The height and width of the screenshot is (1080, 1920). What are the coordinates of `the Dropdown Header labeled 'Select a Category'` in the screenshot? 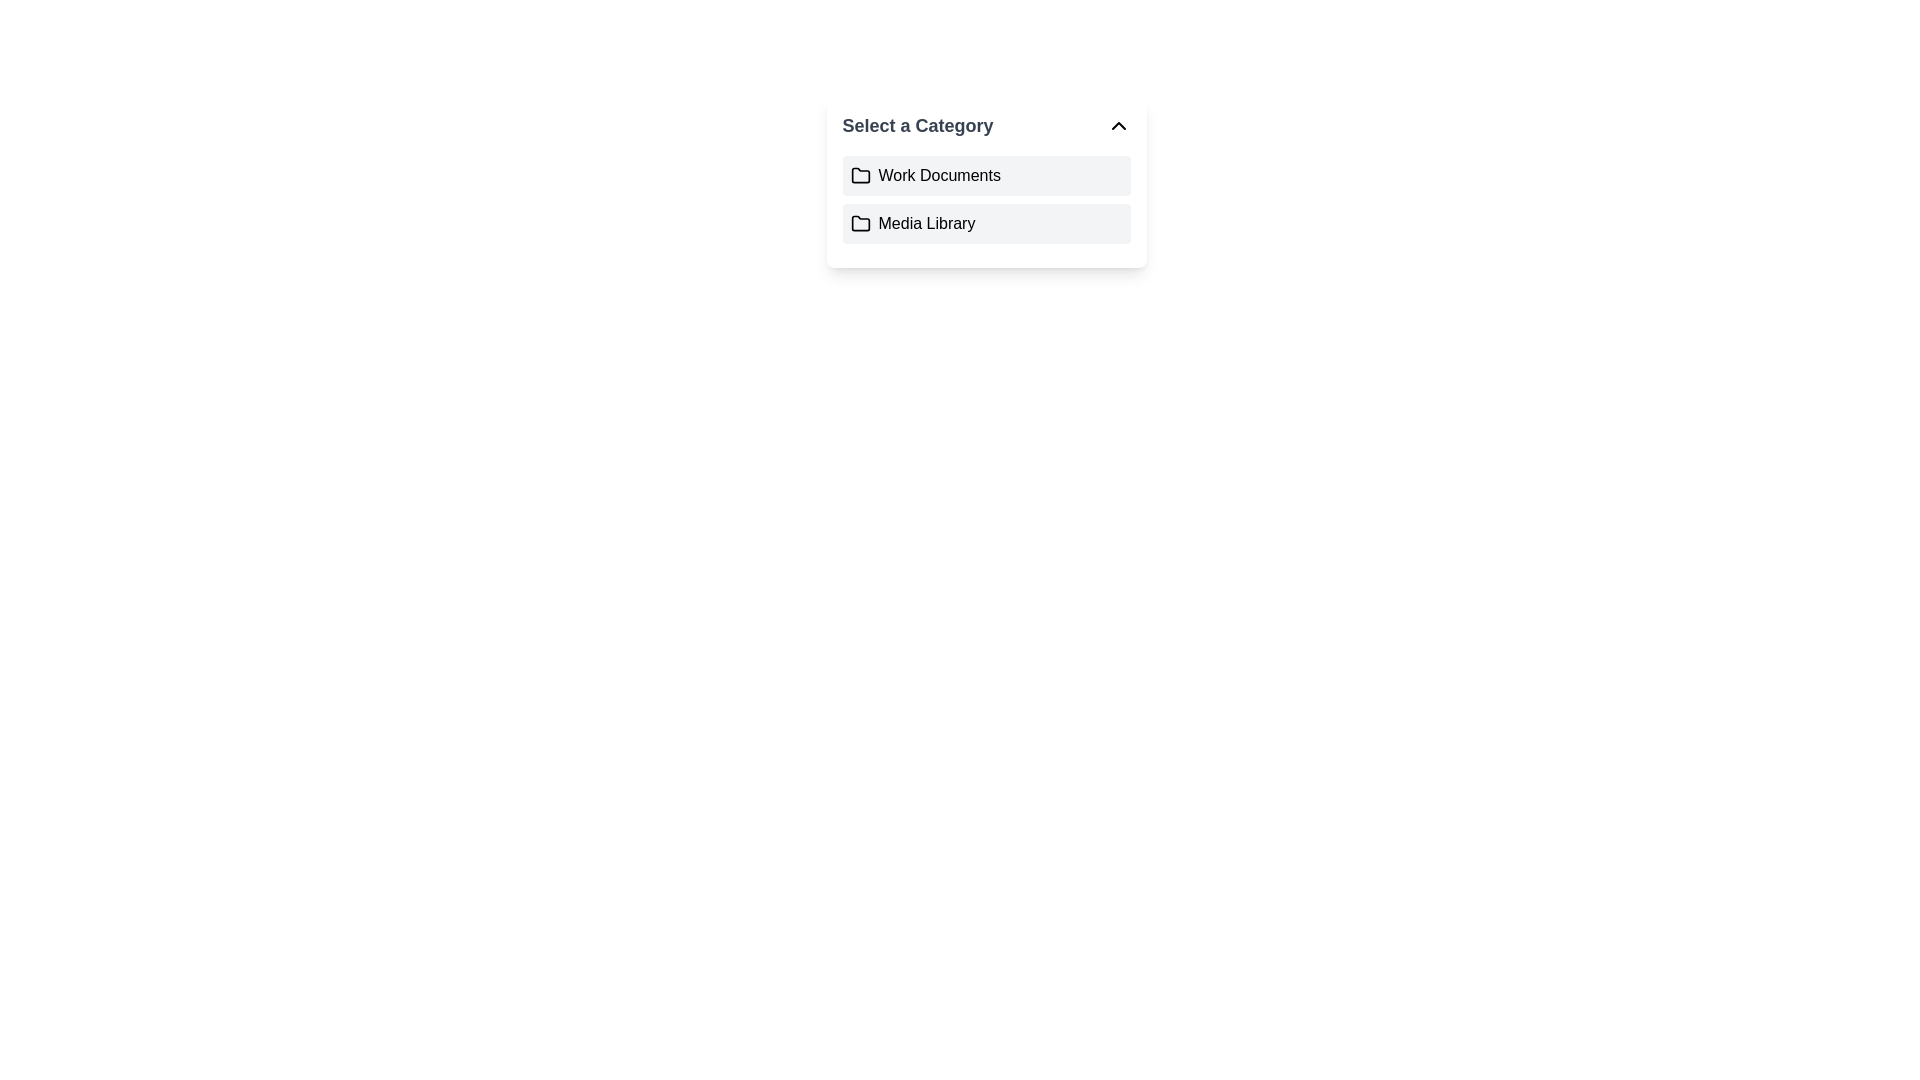 It's located at (986, 126).